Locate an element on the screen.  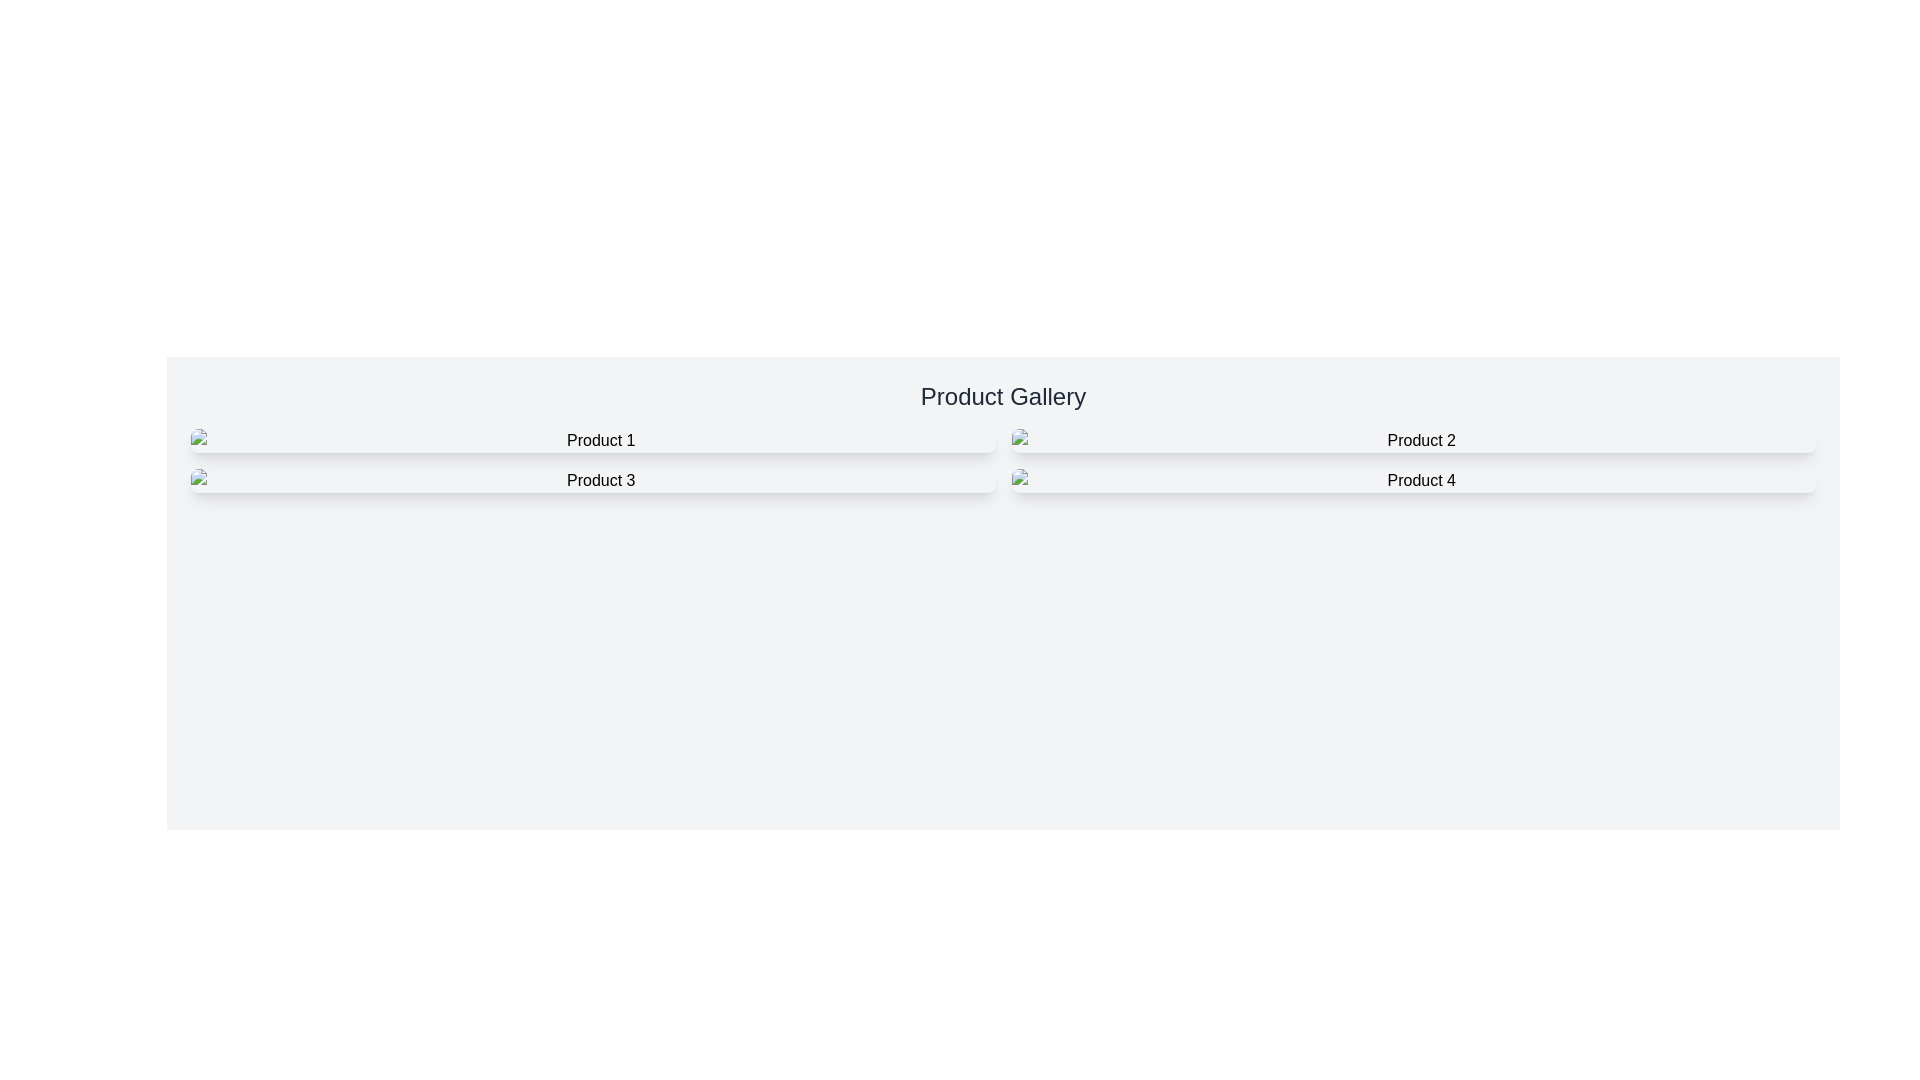
the clickable product card located in the second row, first column of the product gallery is located at coordinates (592, 481).